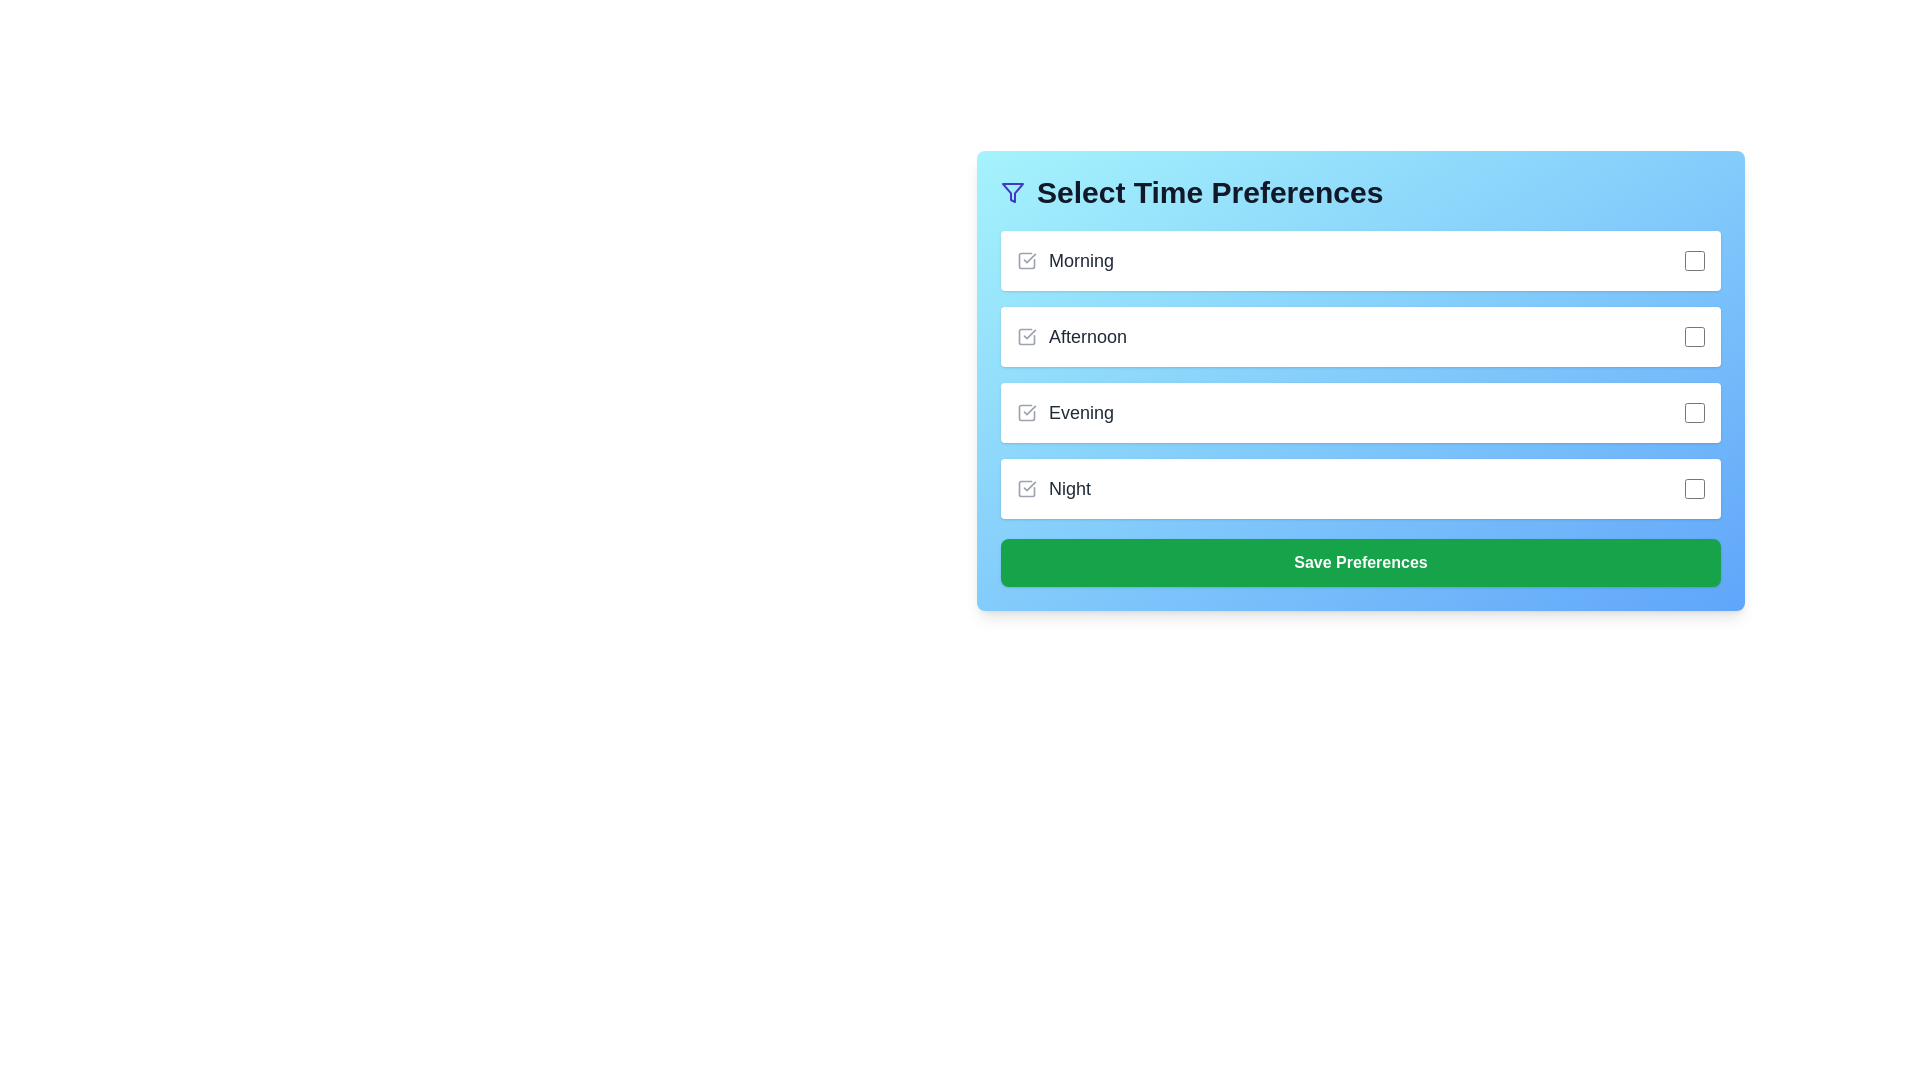 The height and width of the screenshot is (1080, 1920). Describe the element at coordinates (1027, 489) in the screenshot. I see `the checkbox located to the right of the 'Night' option in the 'Select Time Preferences' form` at that location.